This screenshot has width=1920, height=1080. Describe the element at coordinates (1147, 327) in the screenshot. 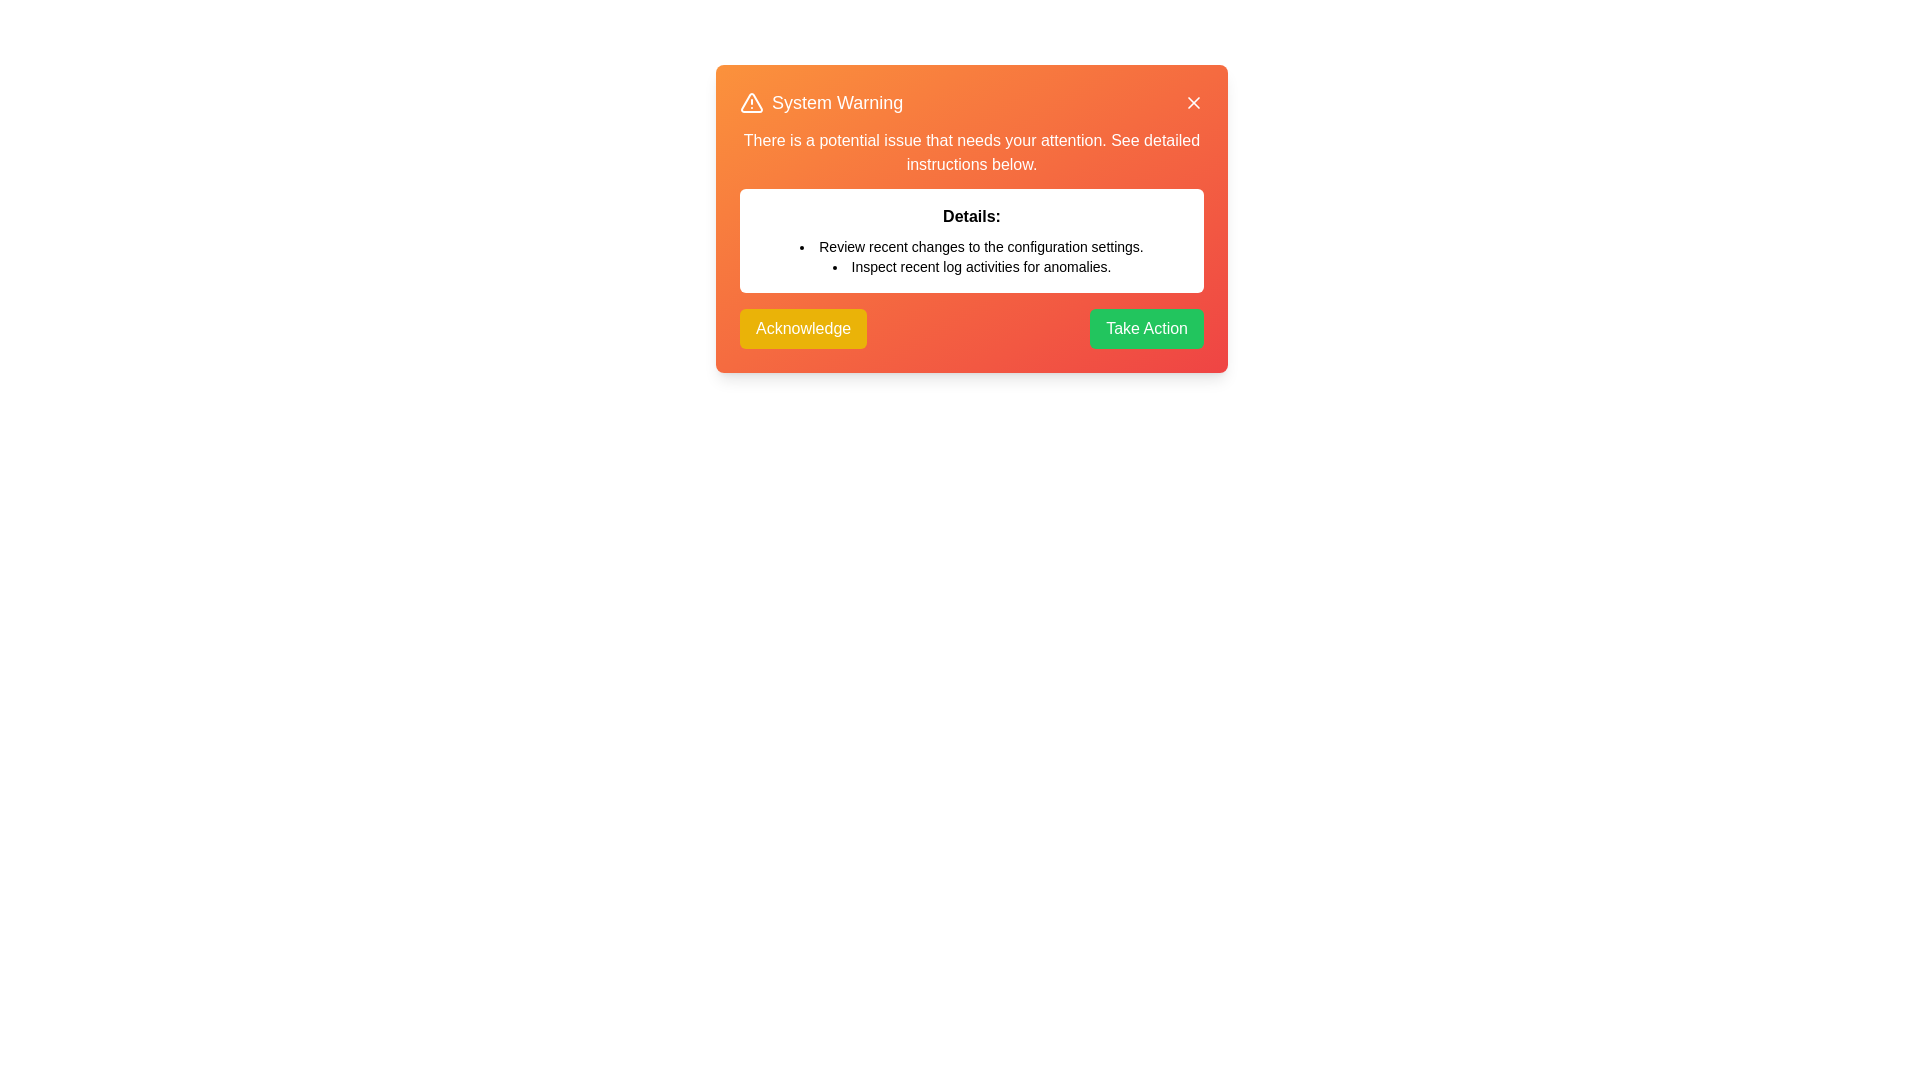

I see `the button located to the right of the 'Acknowledge' button within the red warning message box` at that location.